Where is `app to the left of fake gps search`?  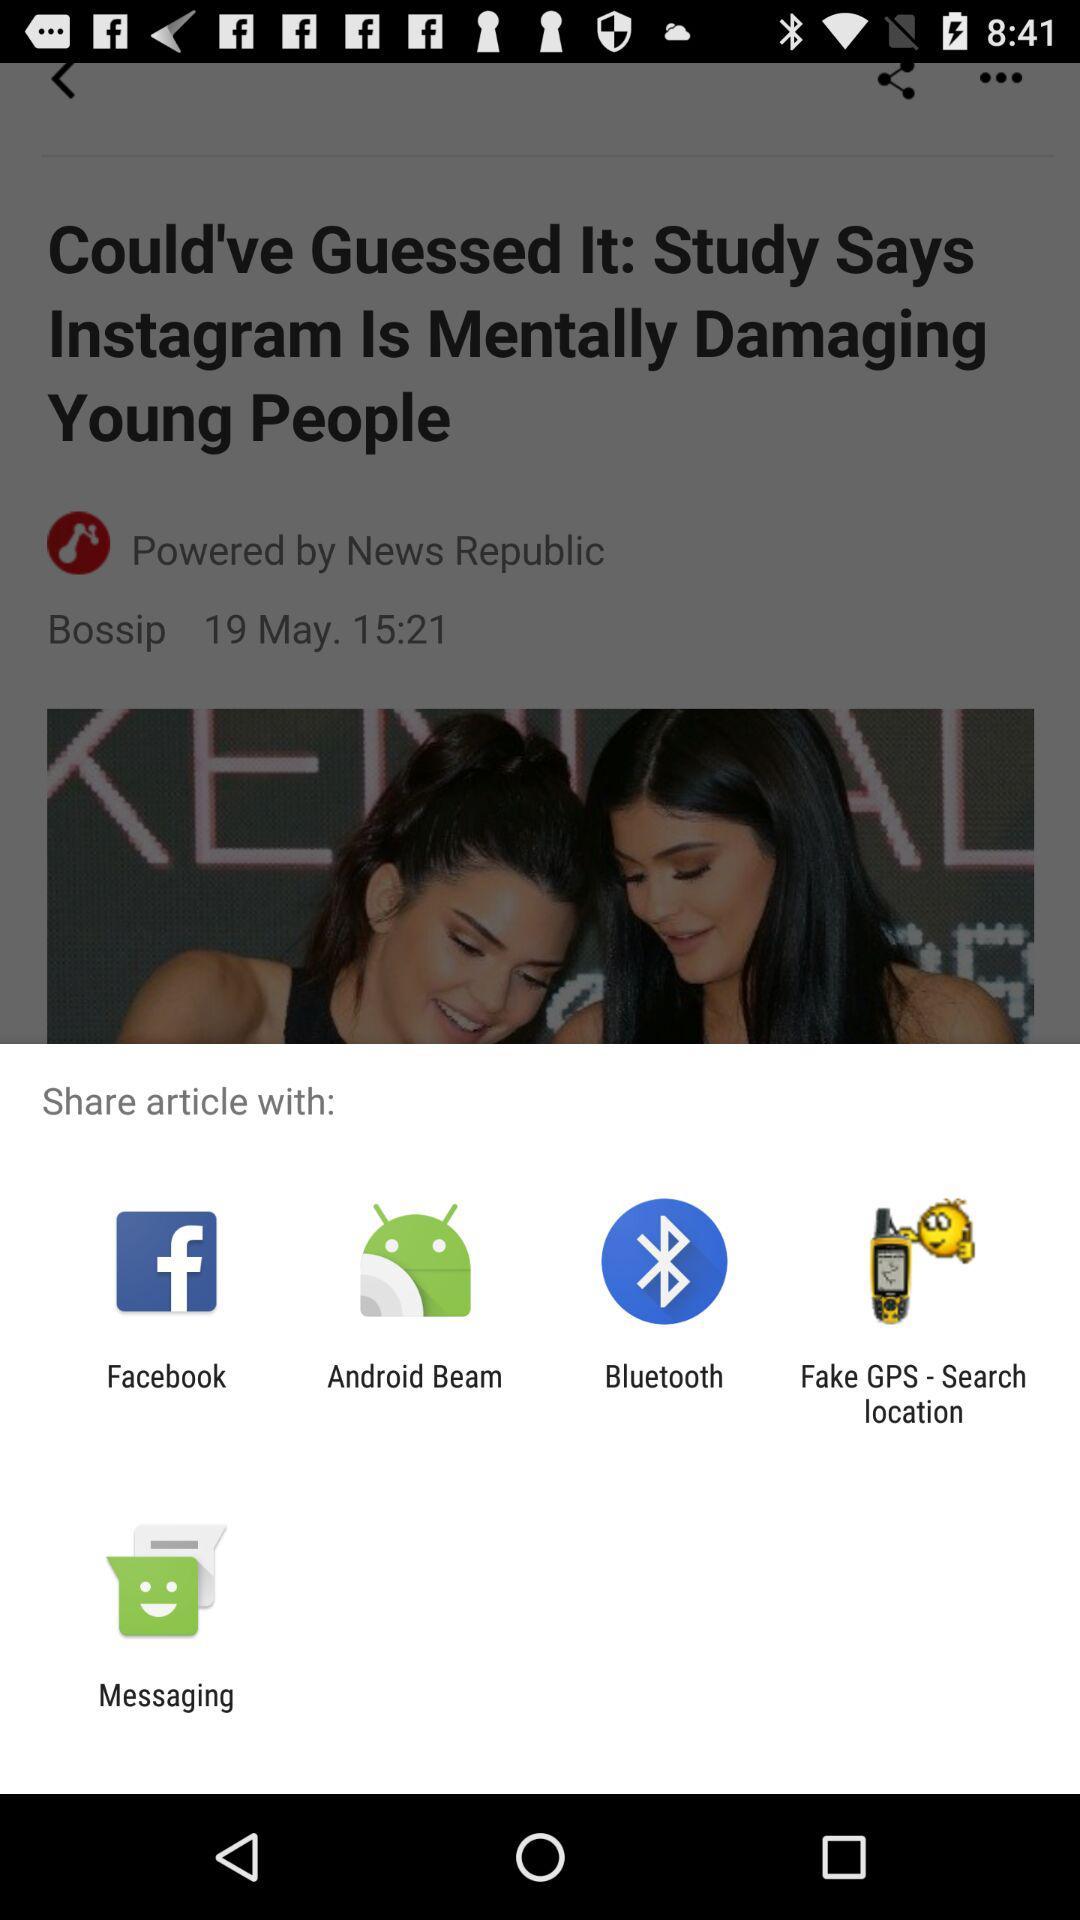
app to the left of fake gps search is located at coordinates (664, 1392).